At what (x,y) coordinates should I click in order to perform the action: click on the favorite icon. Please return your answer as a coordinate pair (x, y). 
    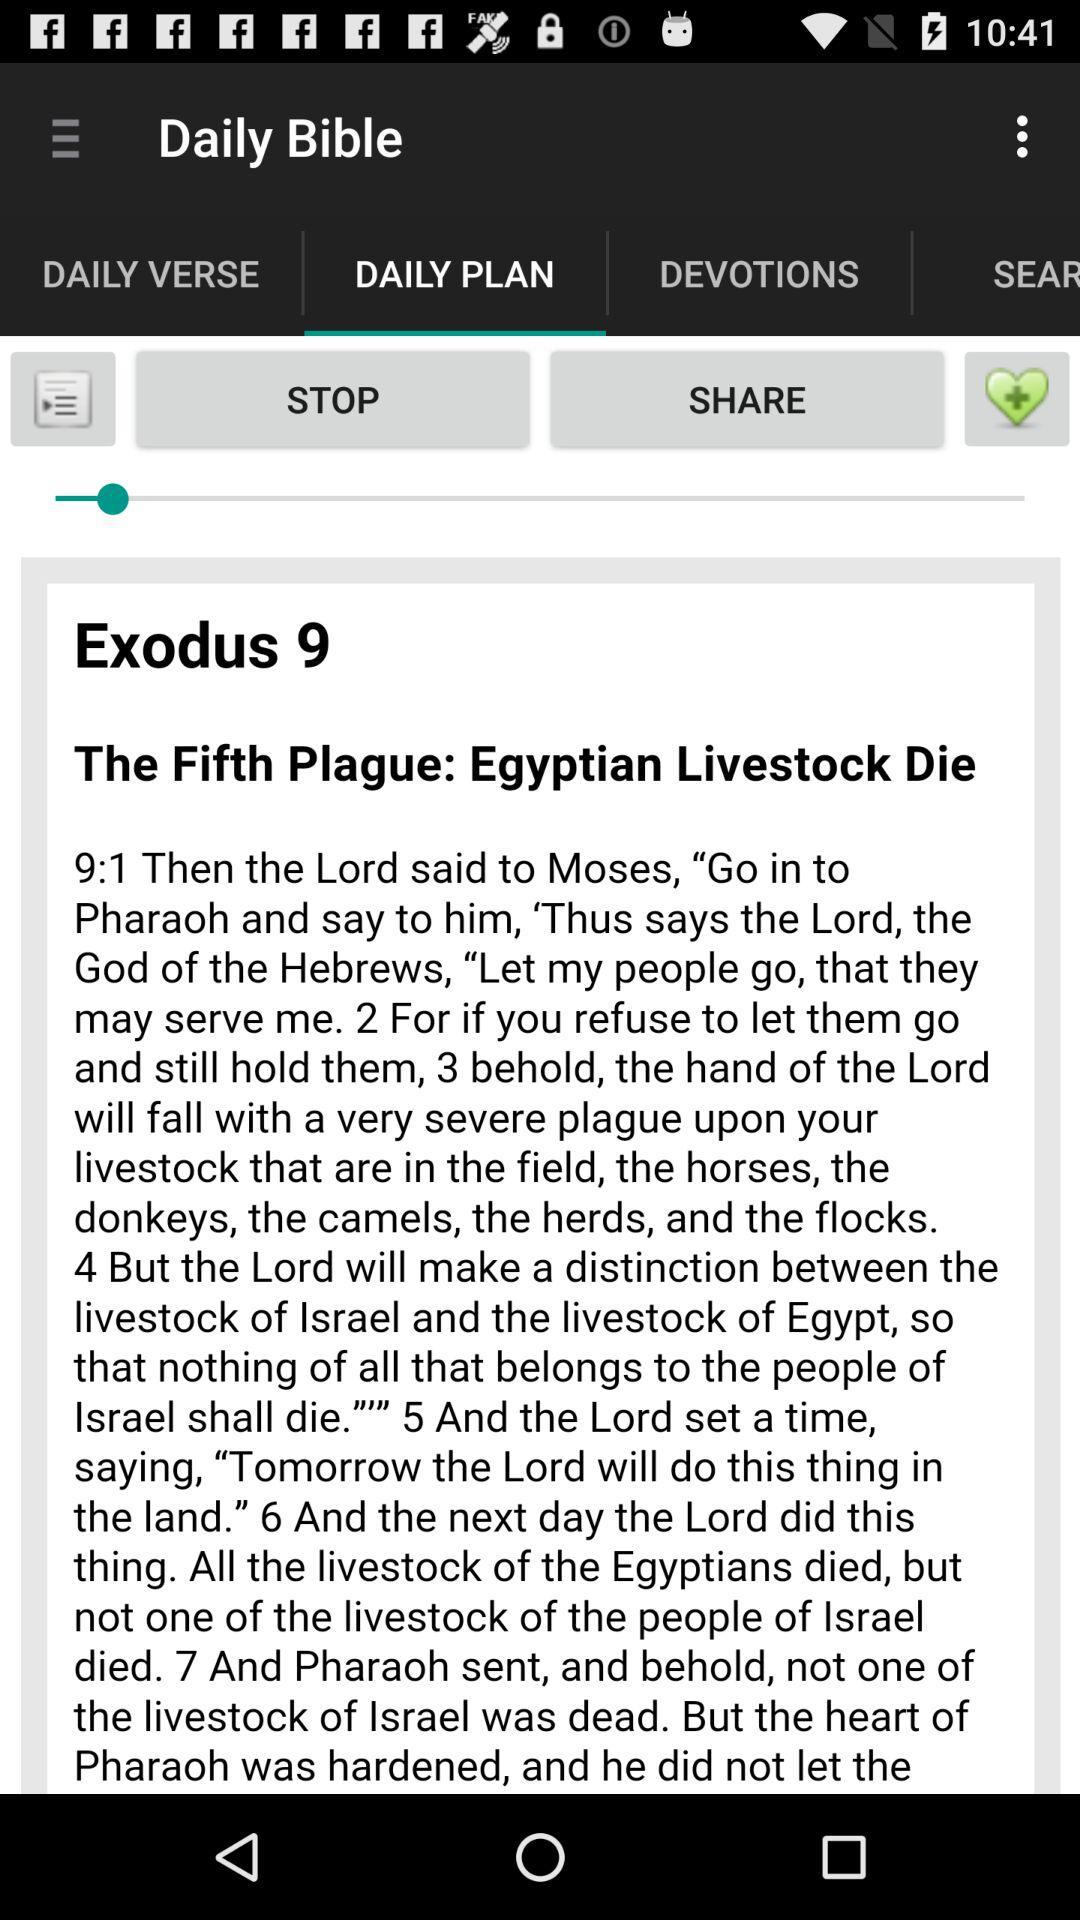
    Looking at the image, I should click on (1017, 426).